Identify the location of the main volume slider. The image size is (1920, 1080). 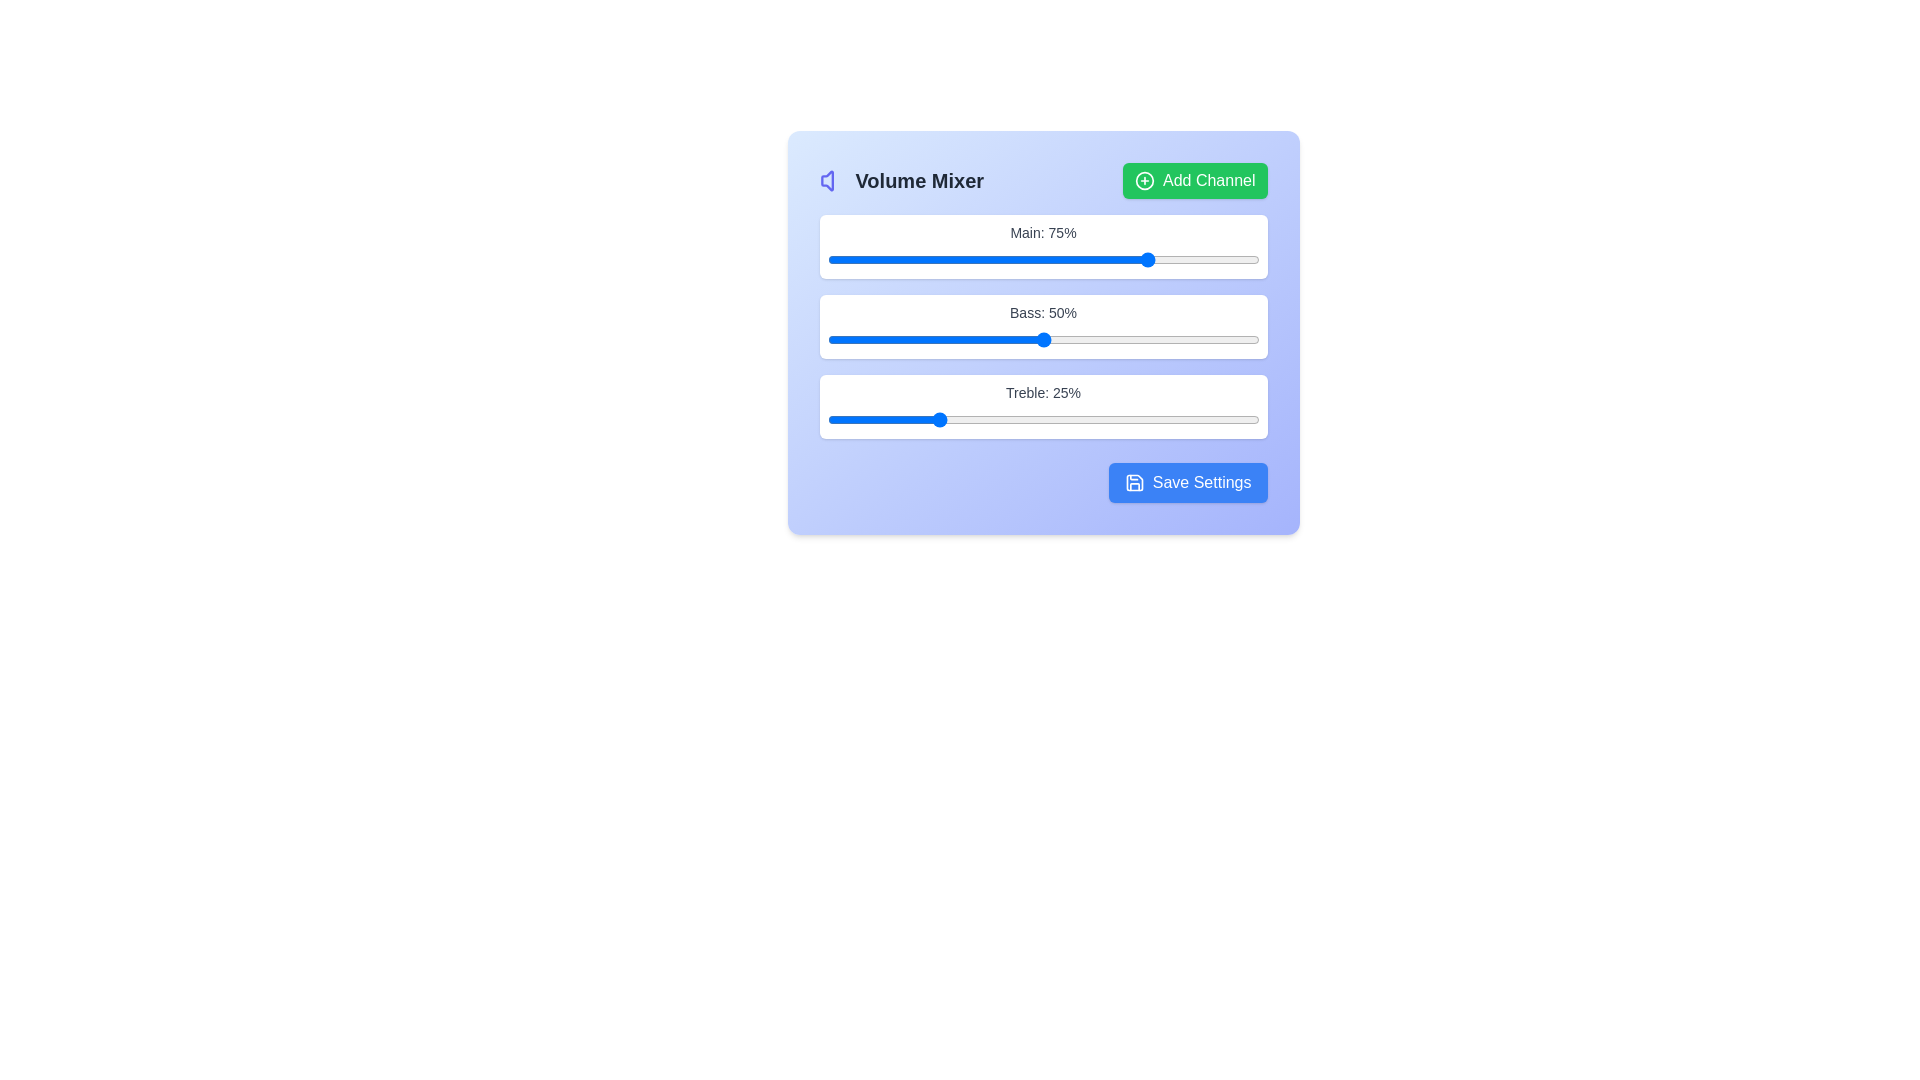
(987, 258).